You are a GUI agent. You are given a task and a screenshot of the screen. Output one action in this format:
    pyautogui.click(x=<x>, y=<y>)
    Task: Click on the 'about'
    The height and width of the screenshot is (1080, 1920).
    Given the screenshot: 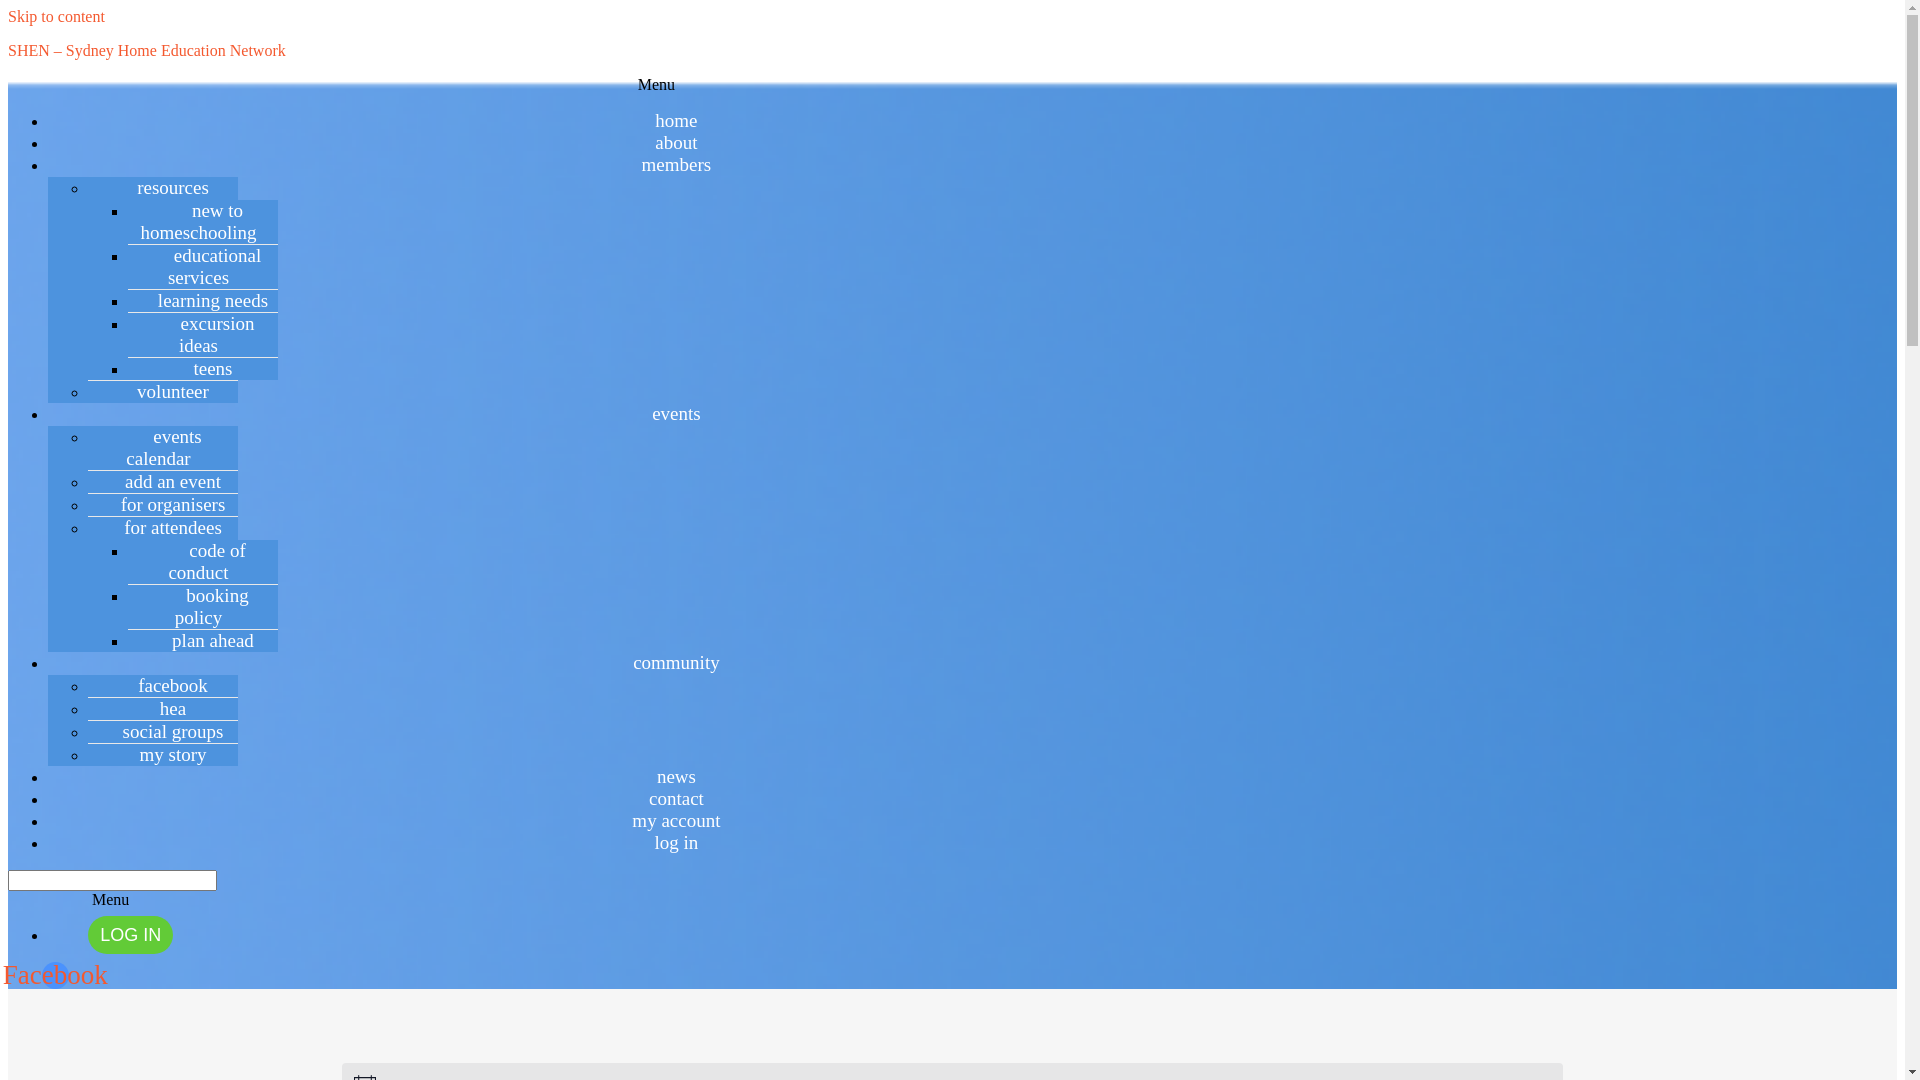 What is the action you would take?
    pyautogui.click(x=676, y=141)
    